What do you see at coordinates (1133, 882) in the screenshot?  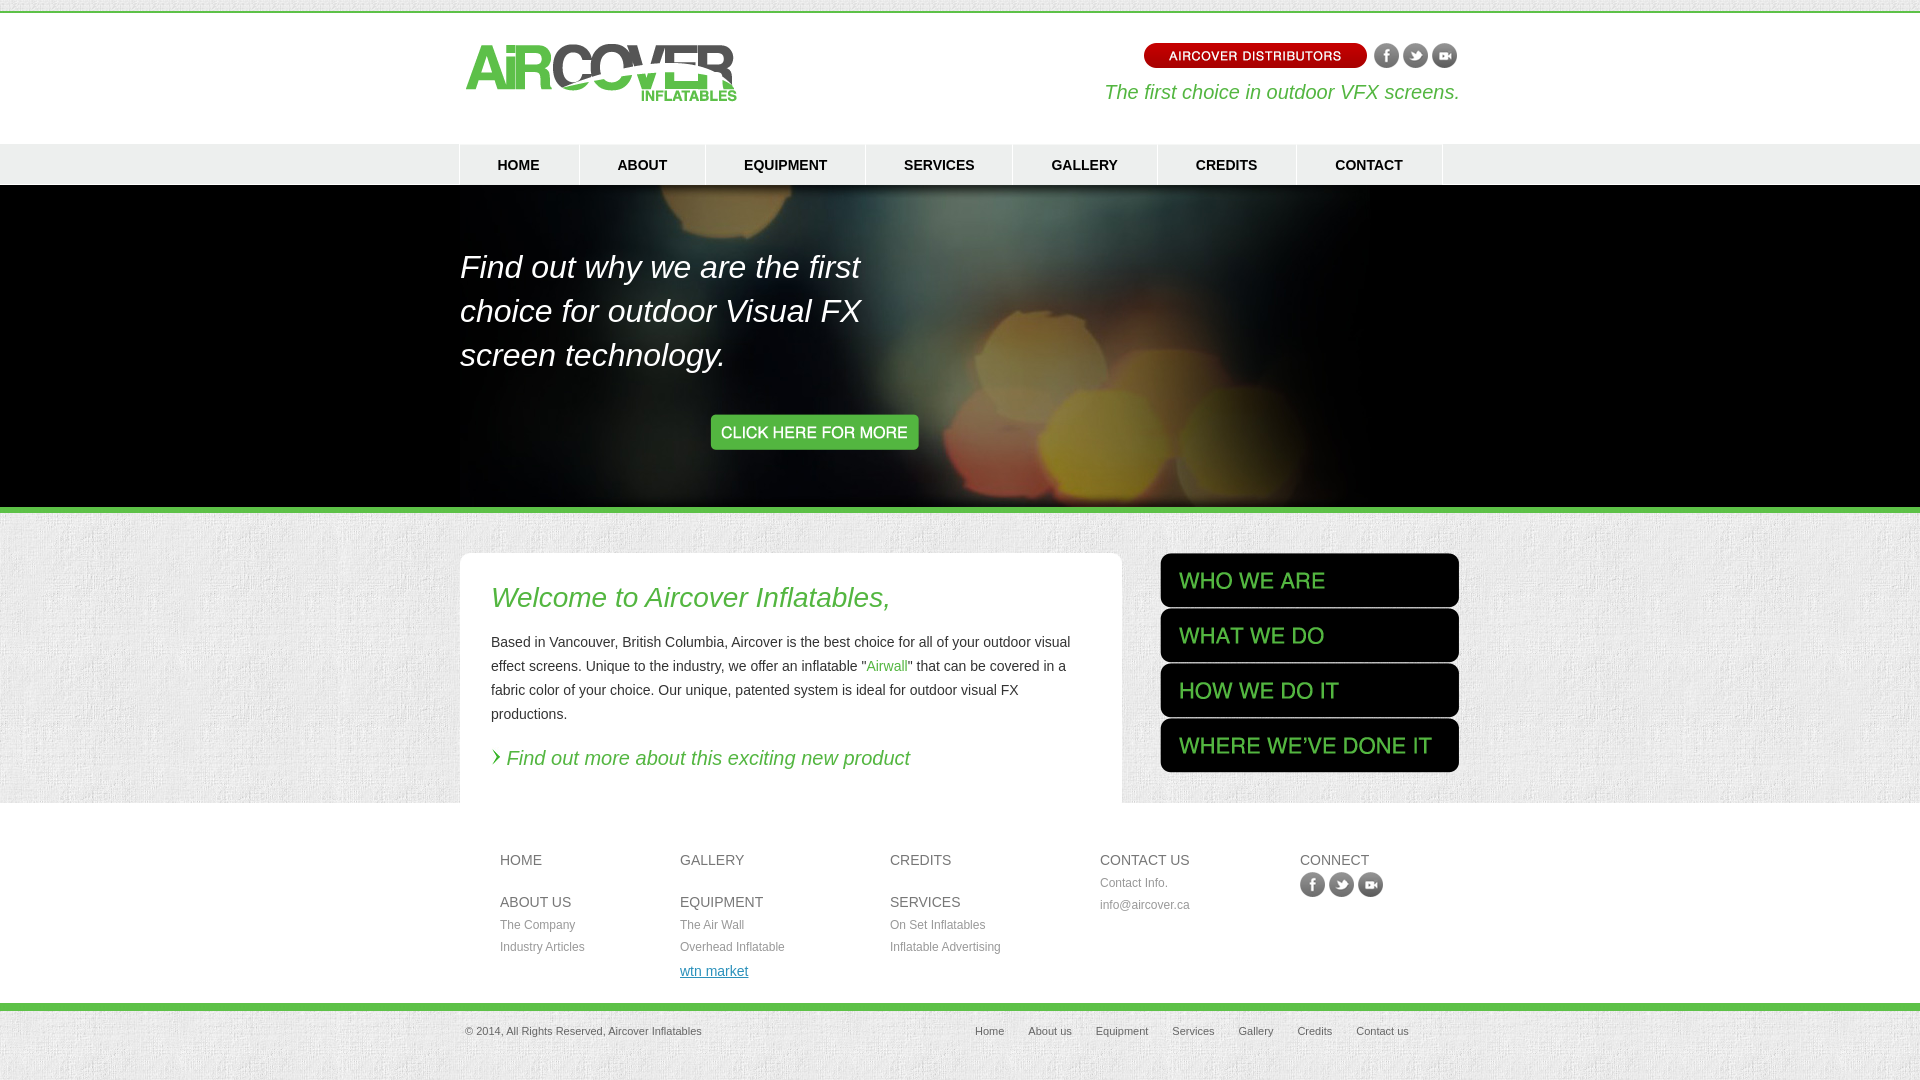 I see `'Contact Info.'` at bounding box center [1133, 882].